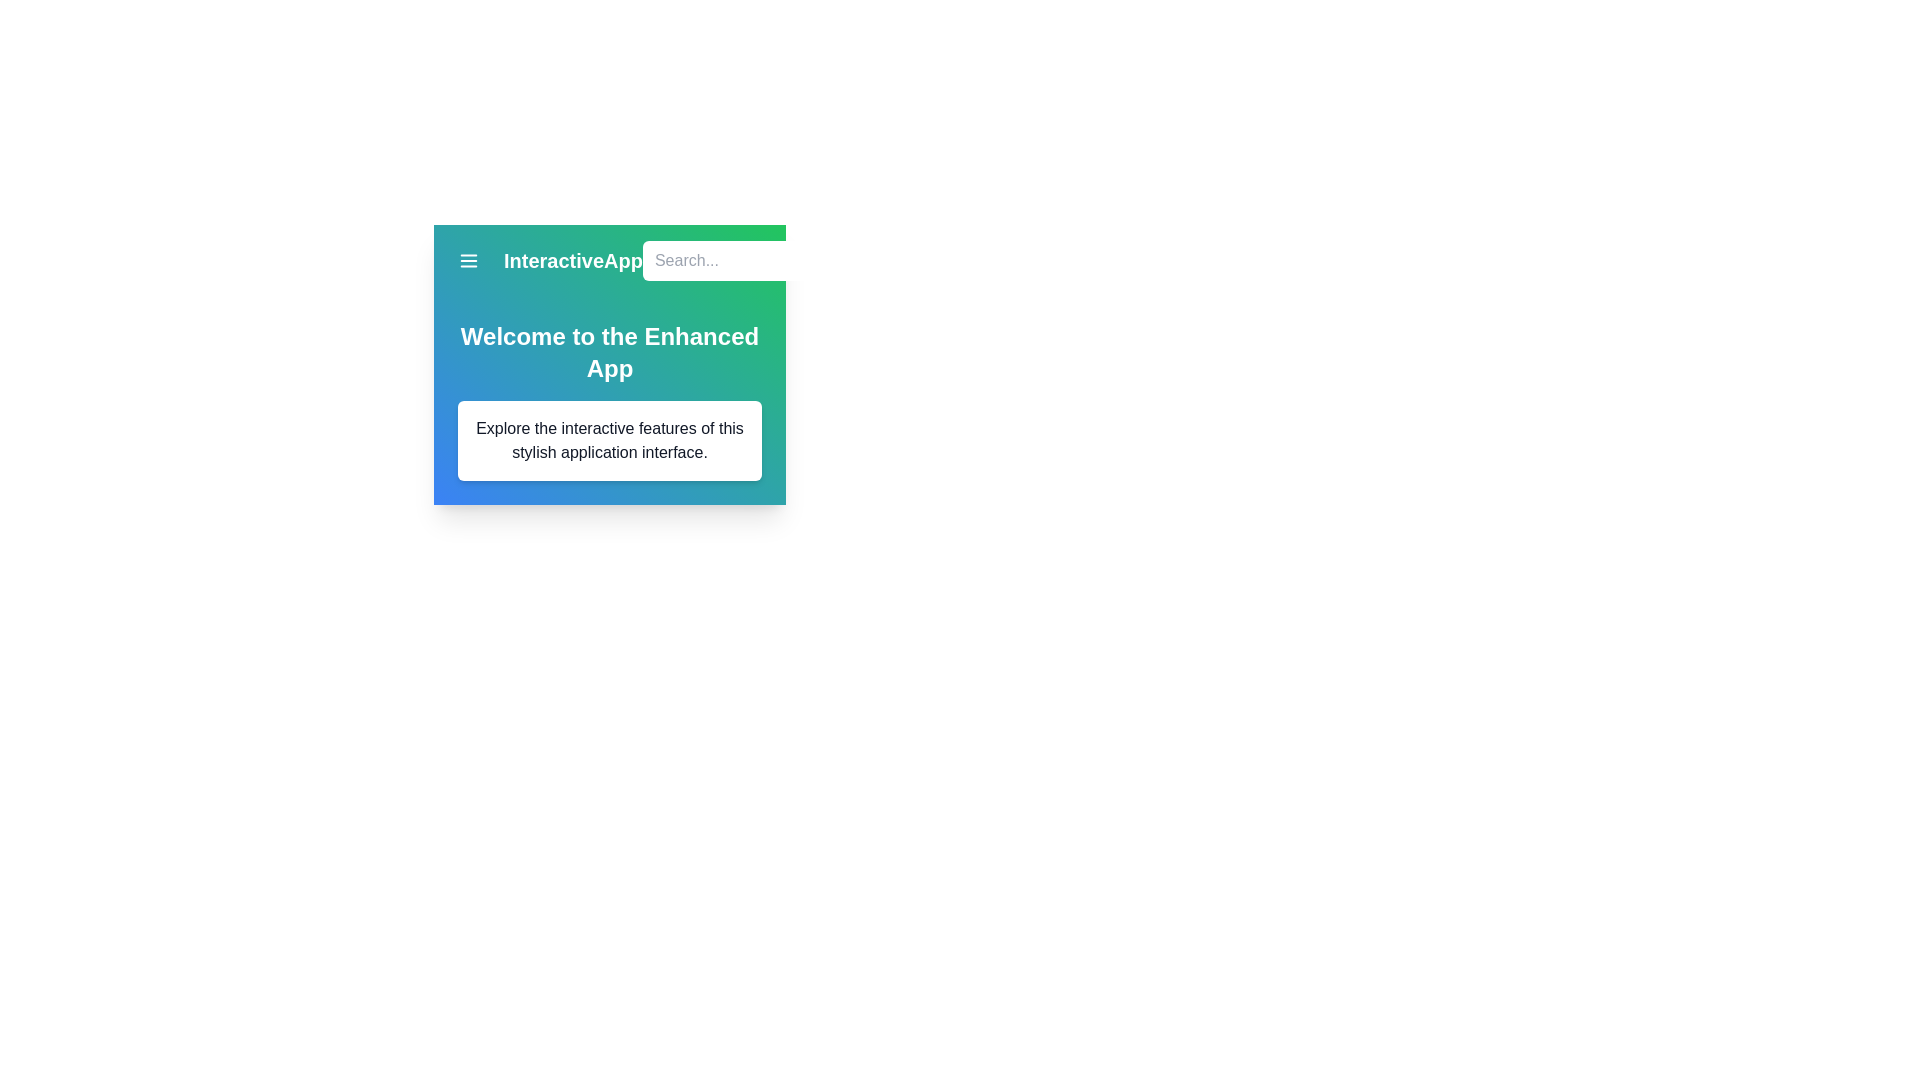  What do you see at coordinates (468, 260) in the screenshot?
I see `menu button to open the menu` at bounding box center [468, 260].